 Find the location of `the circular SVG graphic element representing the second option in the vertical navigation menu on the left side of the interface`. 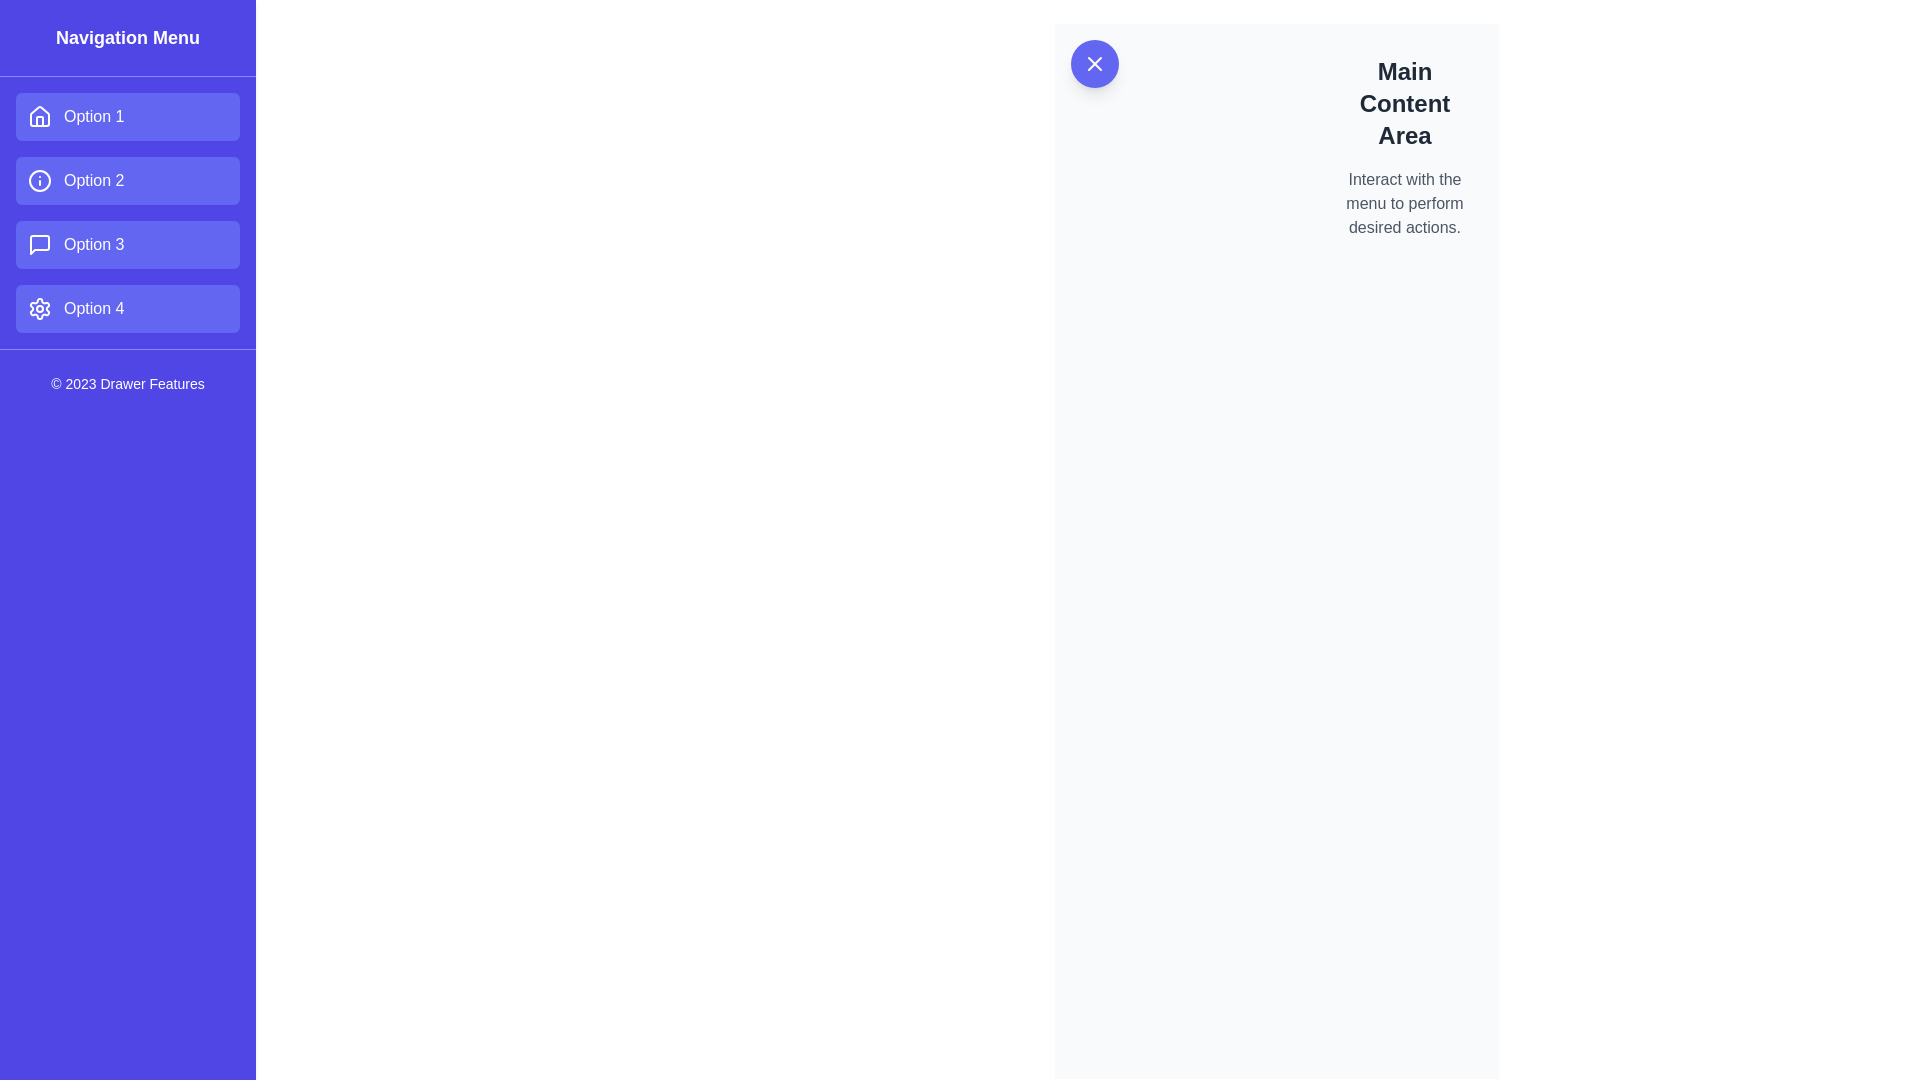

the circular SVG graphic element representing the second option in the vertical navigation menu on the left side of the interface is located at coordinates (39, 181).